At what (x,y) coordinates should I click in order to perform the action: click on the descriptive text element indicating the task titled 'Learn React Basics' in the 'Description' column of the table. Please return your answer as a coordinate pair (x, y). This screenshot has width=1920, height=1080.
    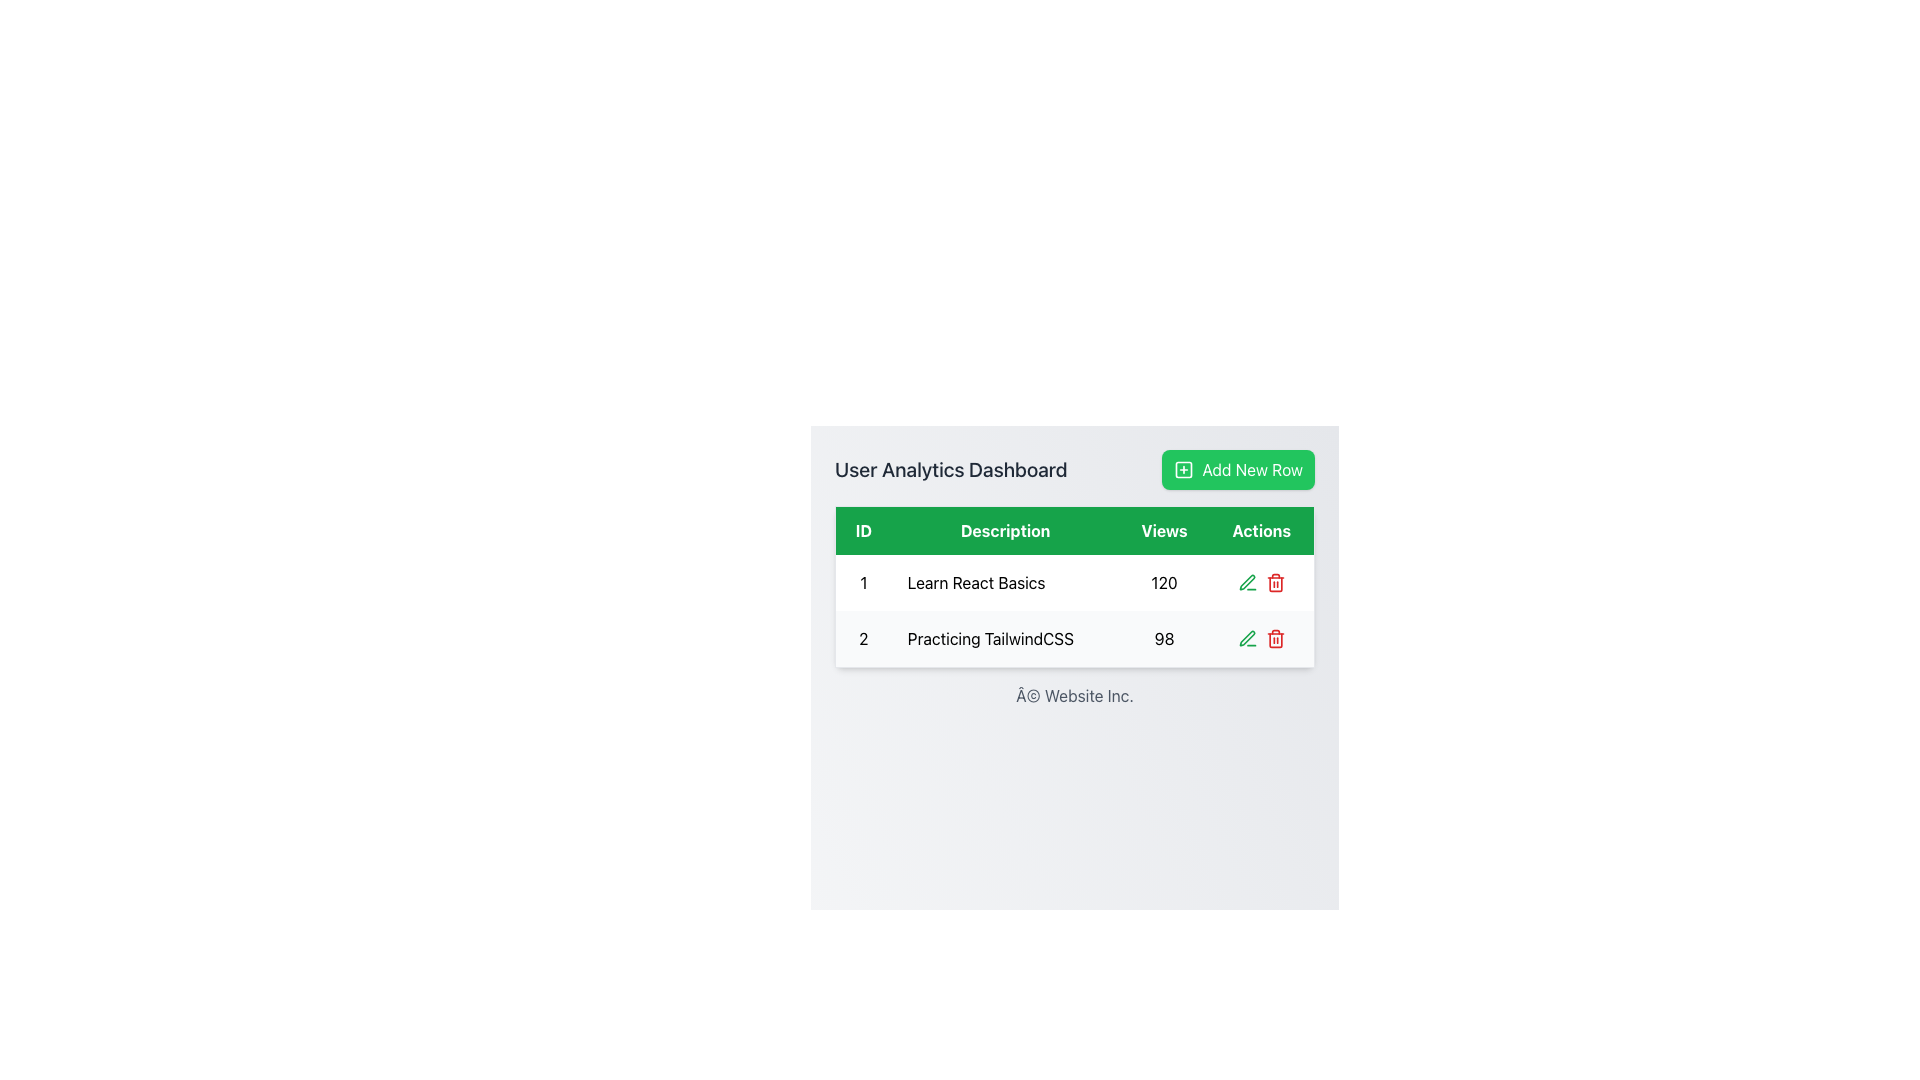
    Looking at the image, I should click on (1005, 582).